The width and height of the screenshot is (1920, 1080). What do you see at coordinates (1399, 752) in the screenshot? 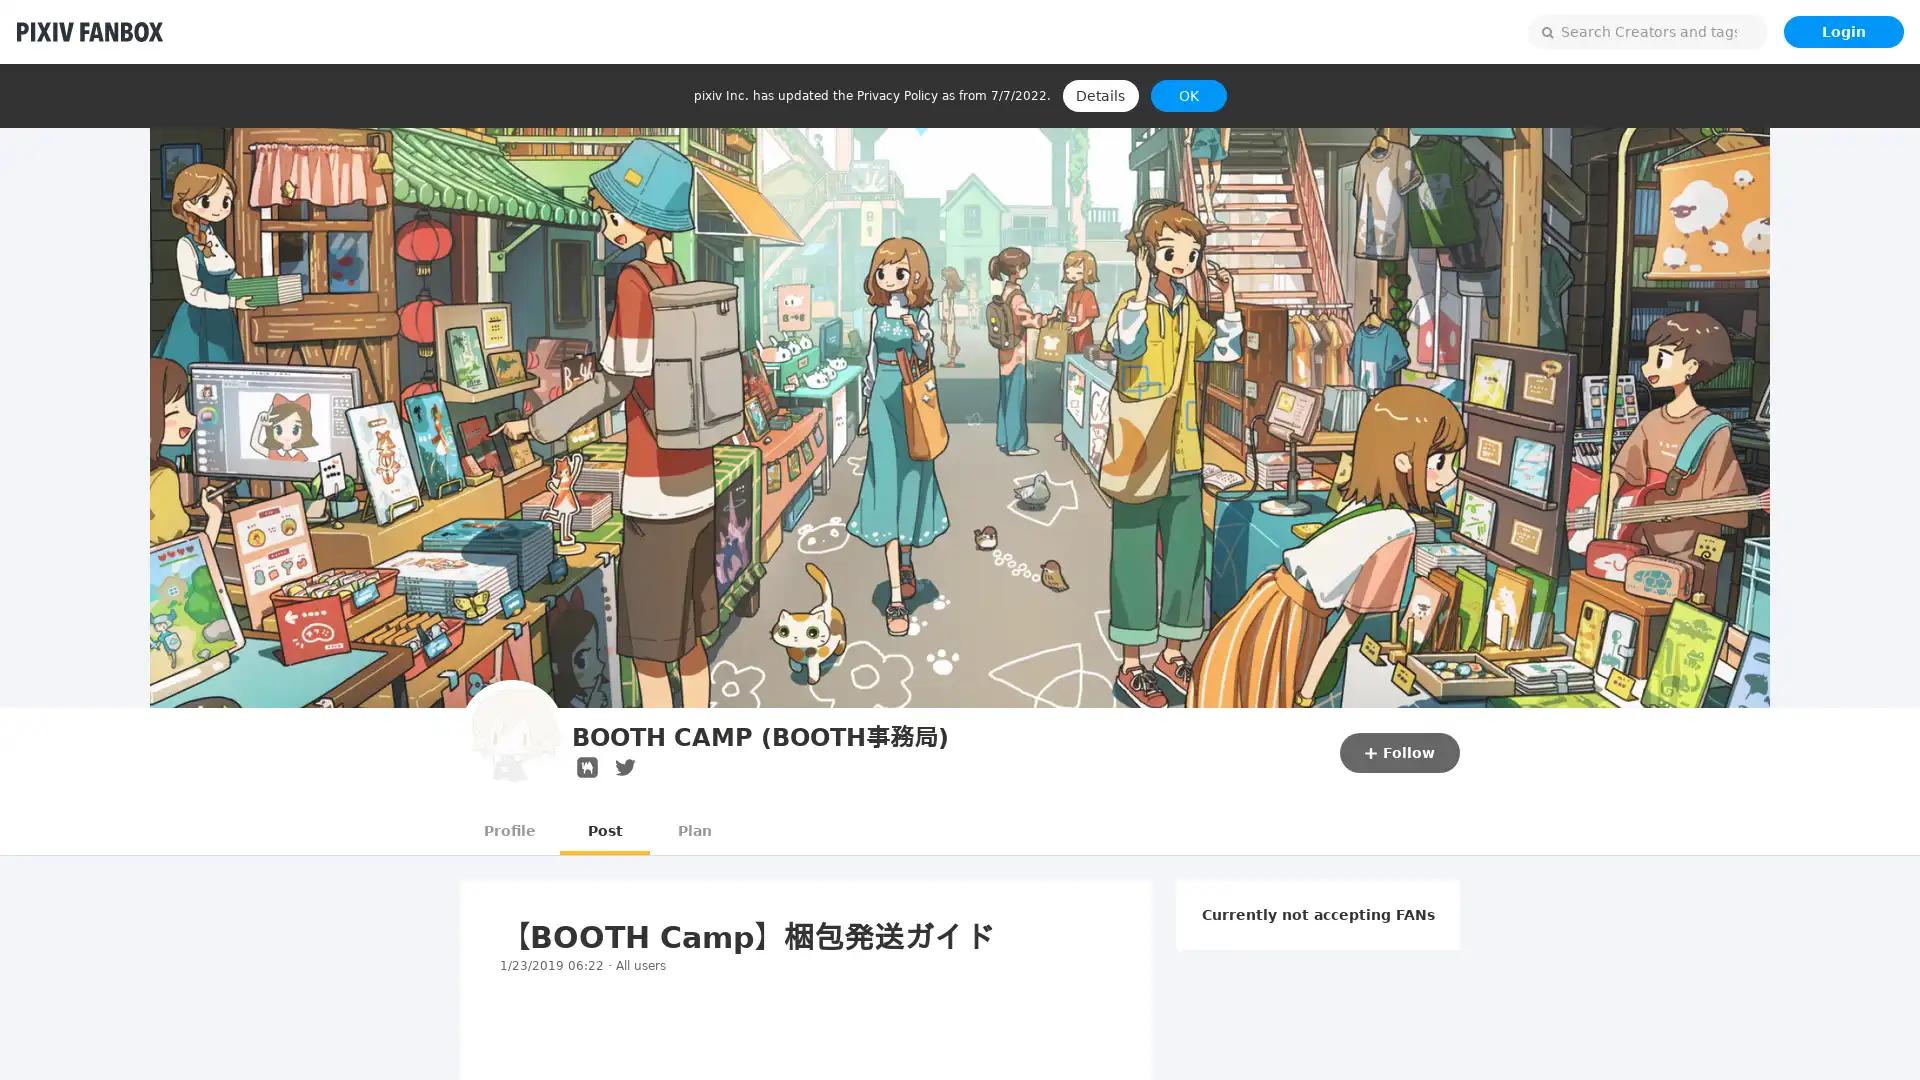
I see `Follow` at bounding box center [1399, 752].